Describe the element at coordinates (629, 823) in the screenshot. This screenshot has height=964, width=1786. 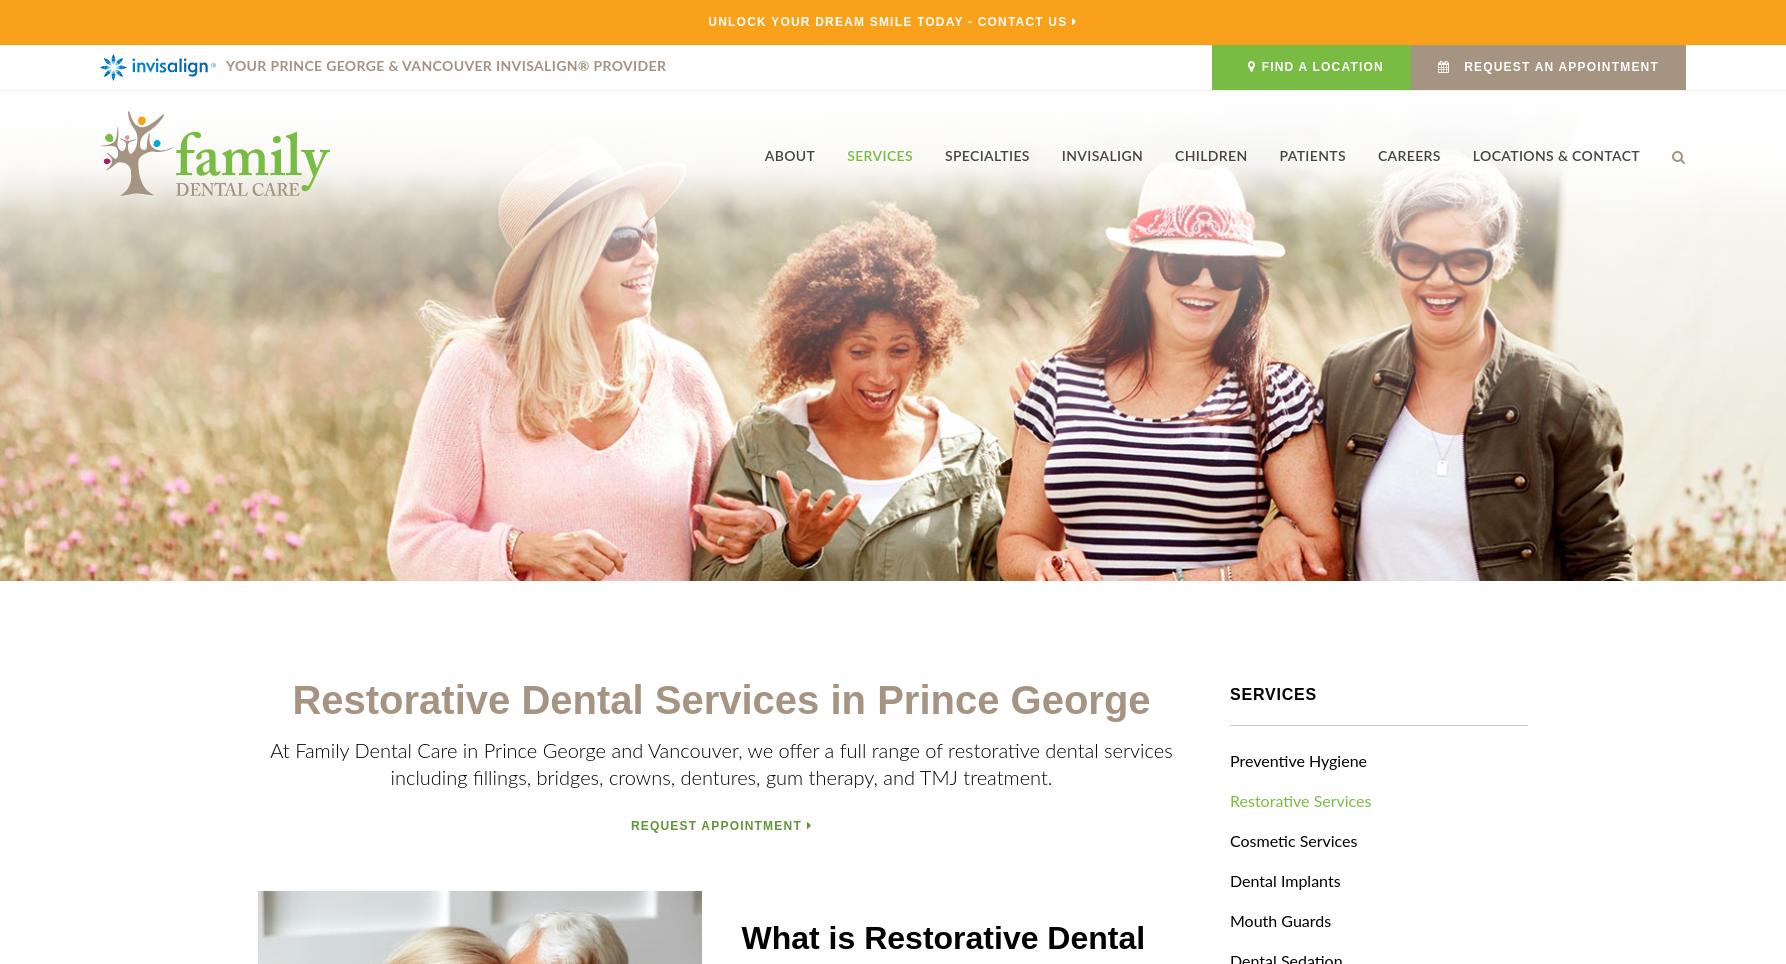
I see `'Request Appointment'` at that location.